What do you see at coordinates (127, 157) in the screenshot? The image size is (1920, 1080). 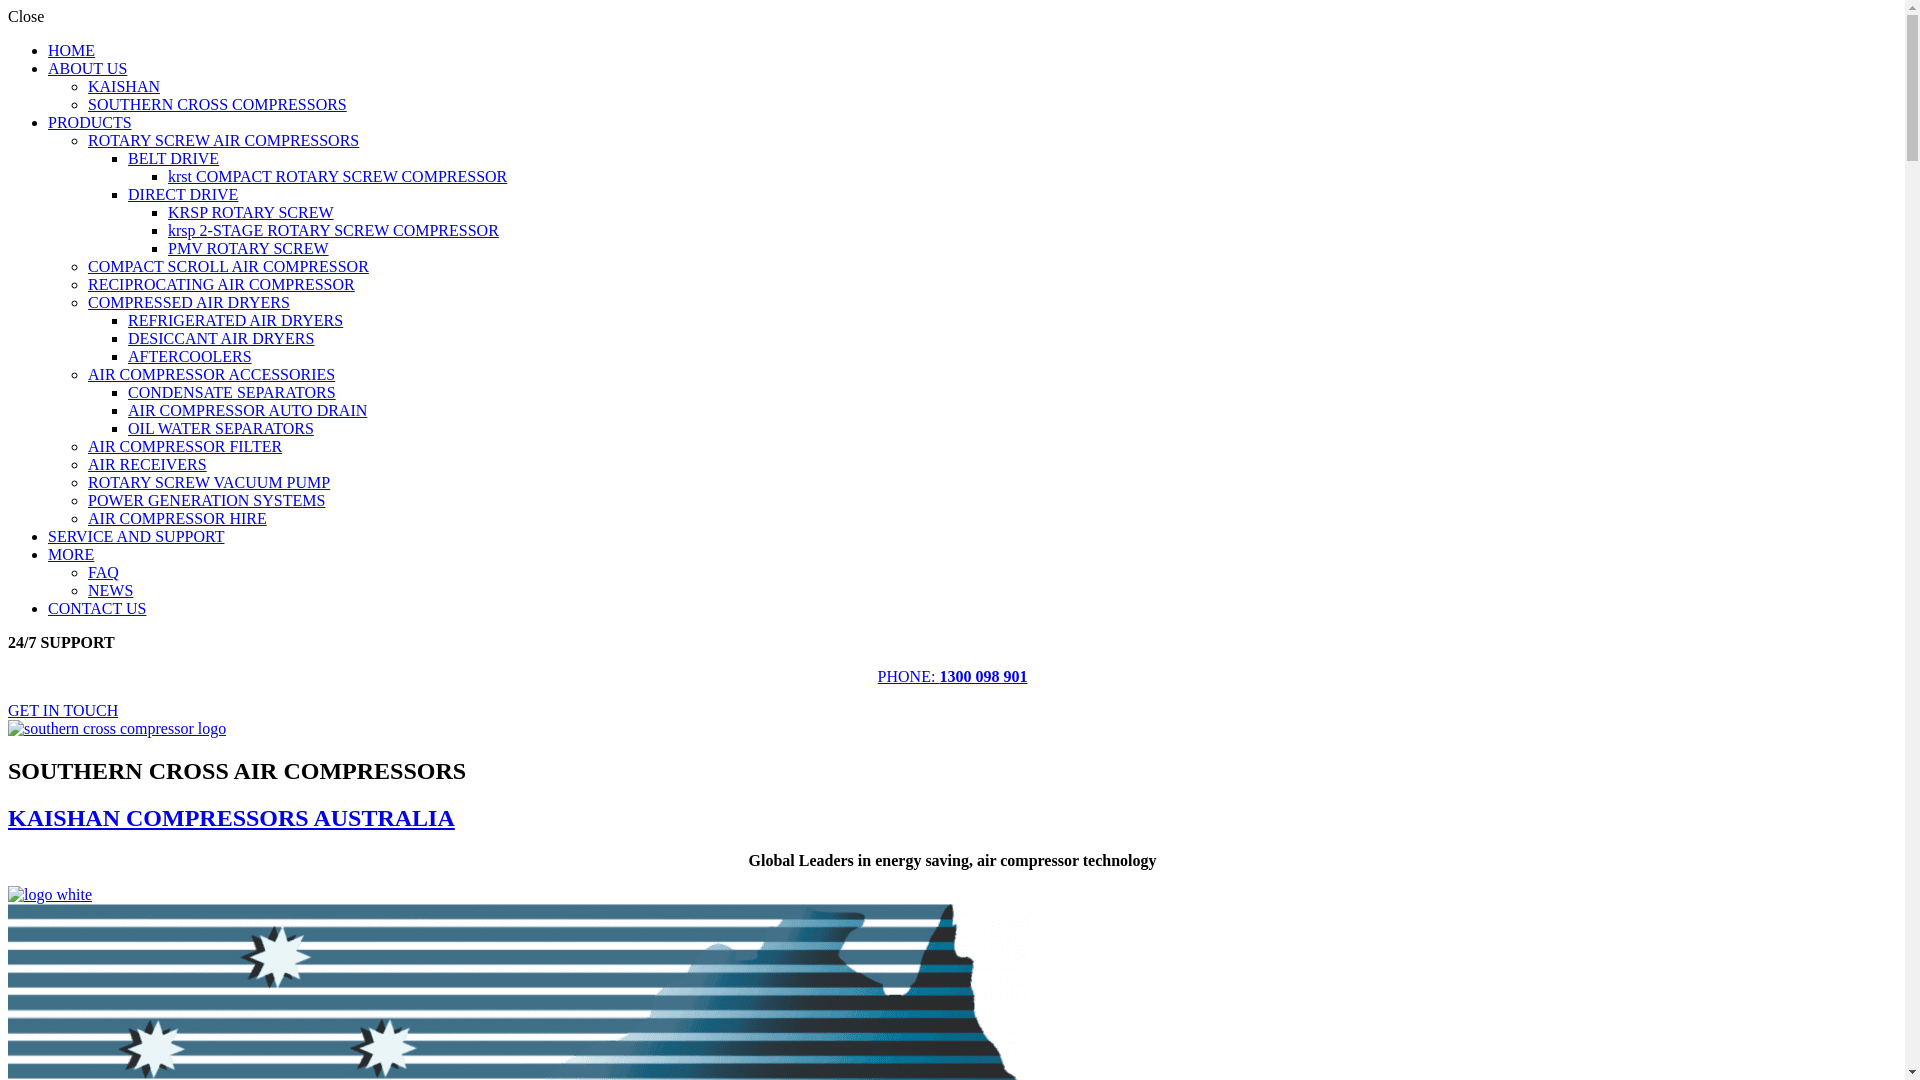 I see `'BELT DRIVE'` at bounding box center [127, 157].